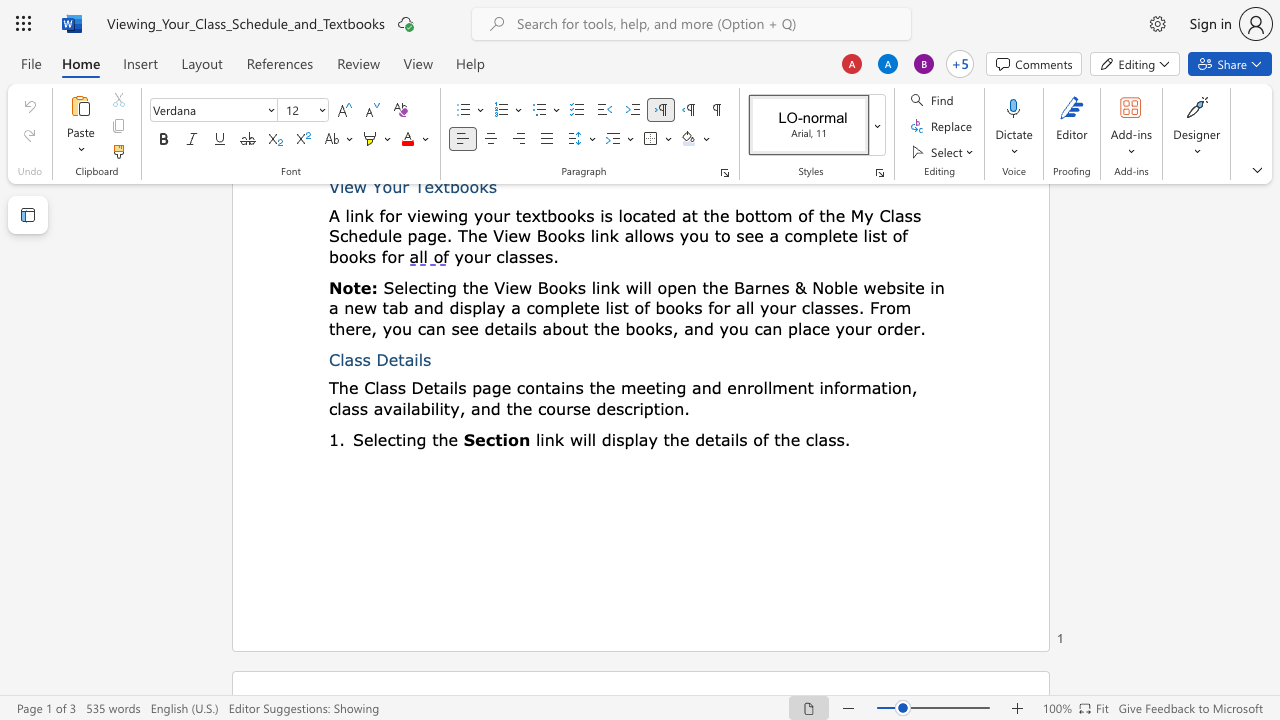 Image resolution: width=1280 pixels, height=720 pixels. I want to click on the space between the continuous character "c" and "l" in the text, so click(813, 438).